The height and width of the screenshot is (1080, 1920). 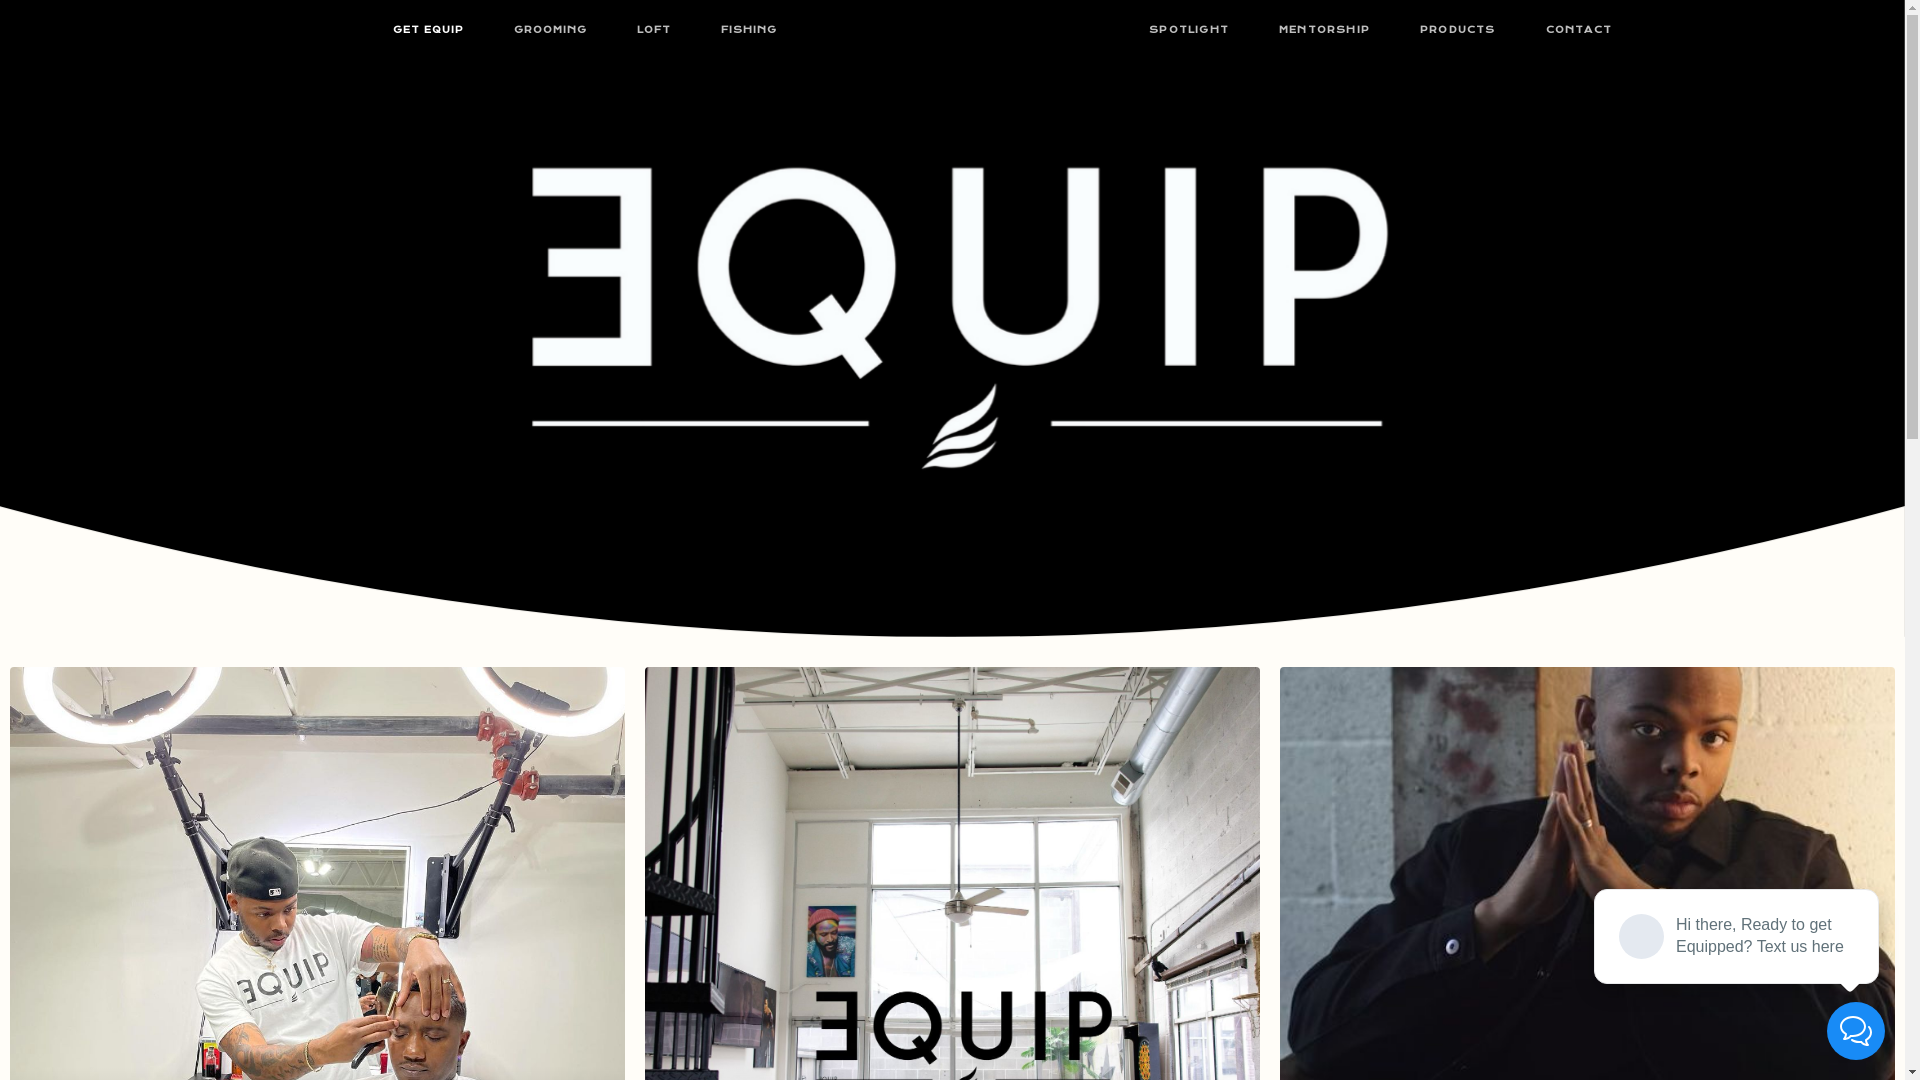 What do you see at coordinates (1271, 663) in the screenshot?
I see `'Contact'` at bounding box center [1271, 663].